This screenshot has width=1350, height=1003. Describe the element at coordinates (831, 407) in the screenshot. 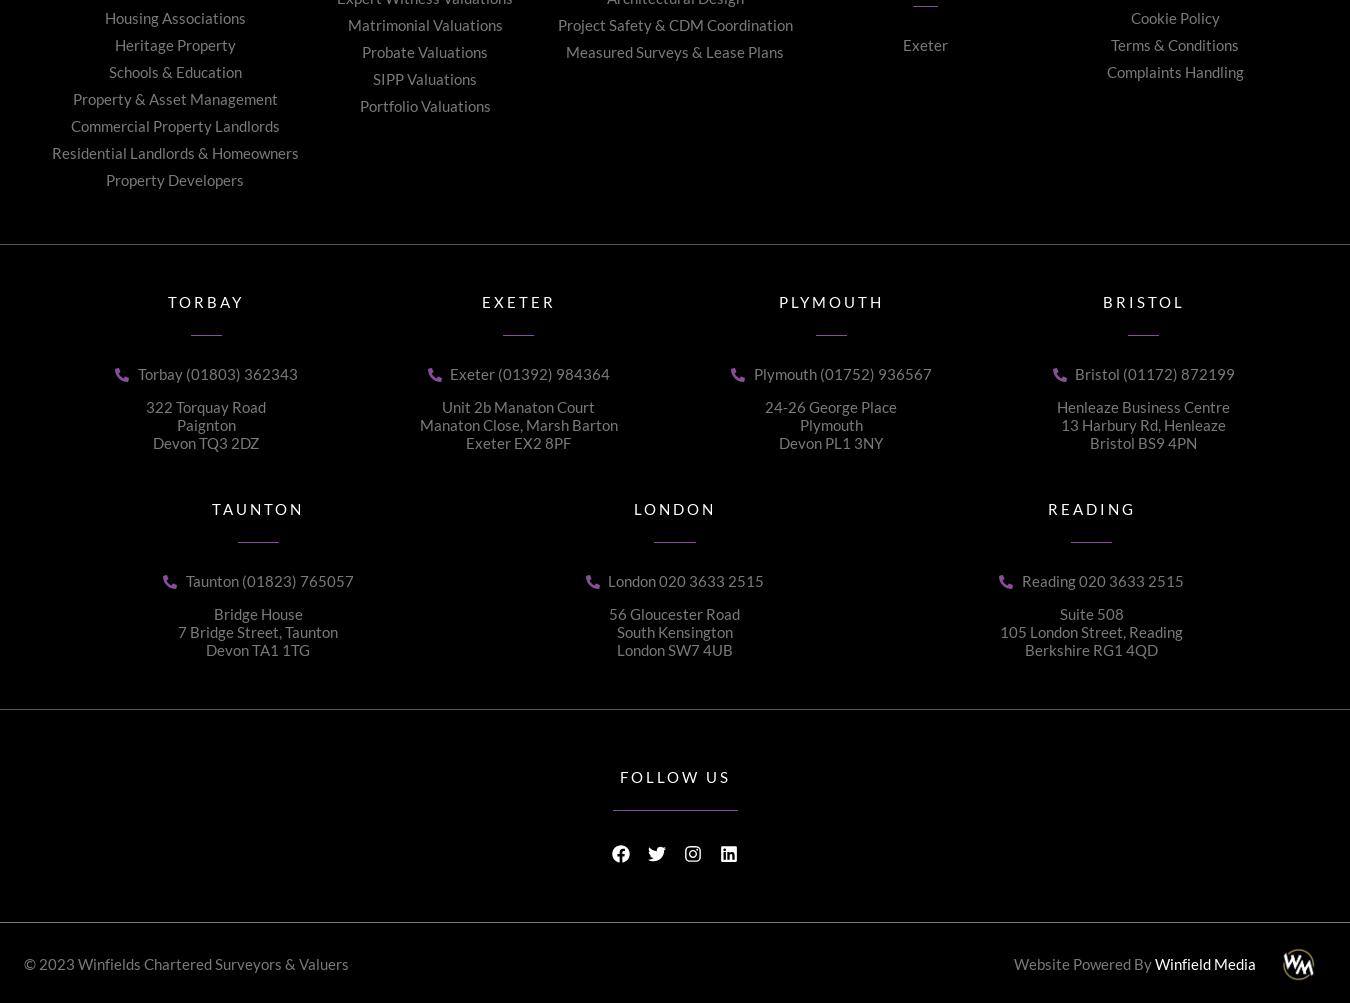

I see `'24-26 George Place'` at that location.